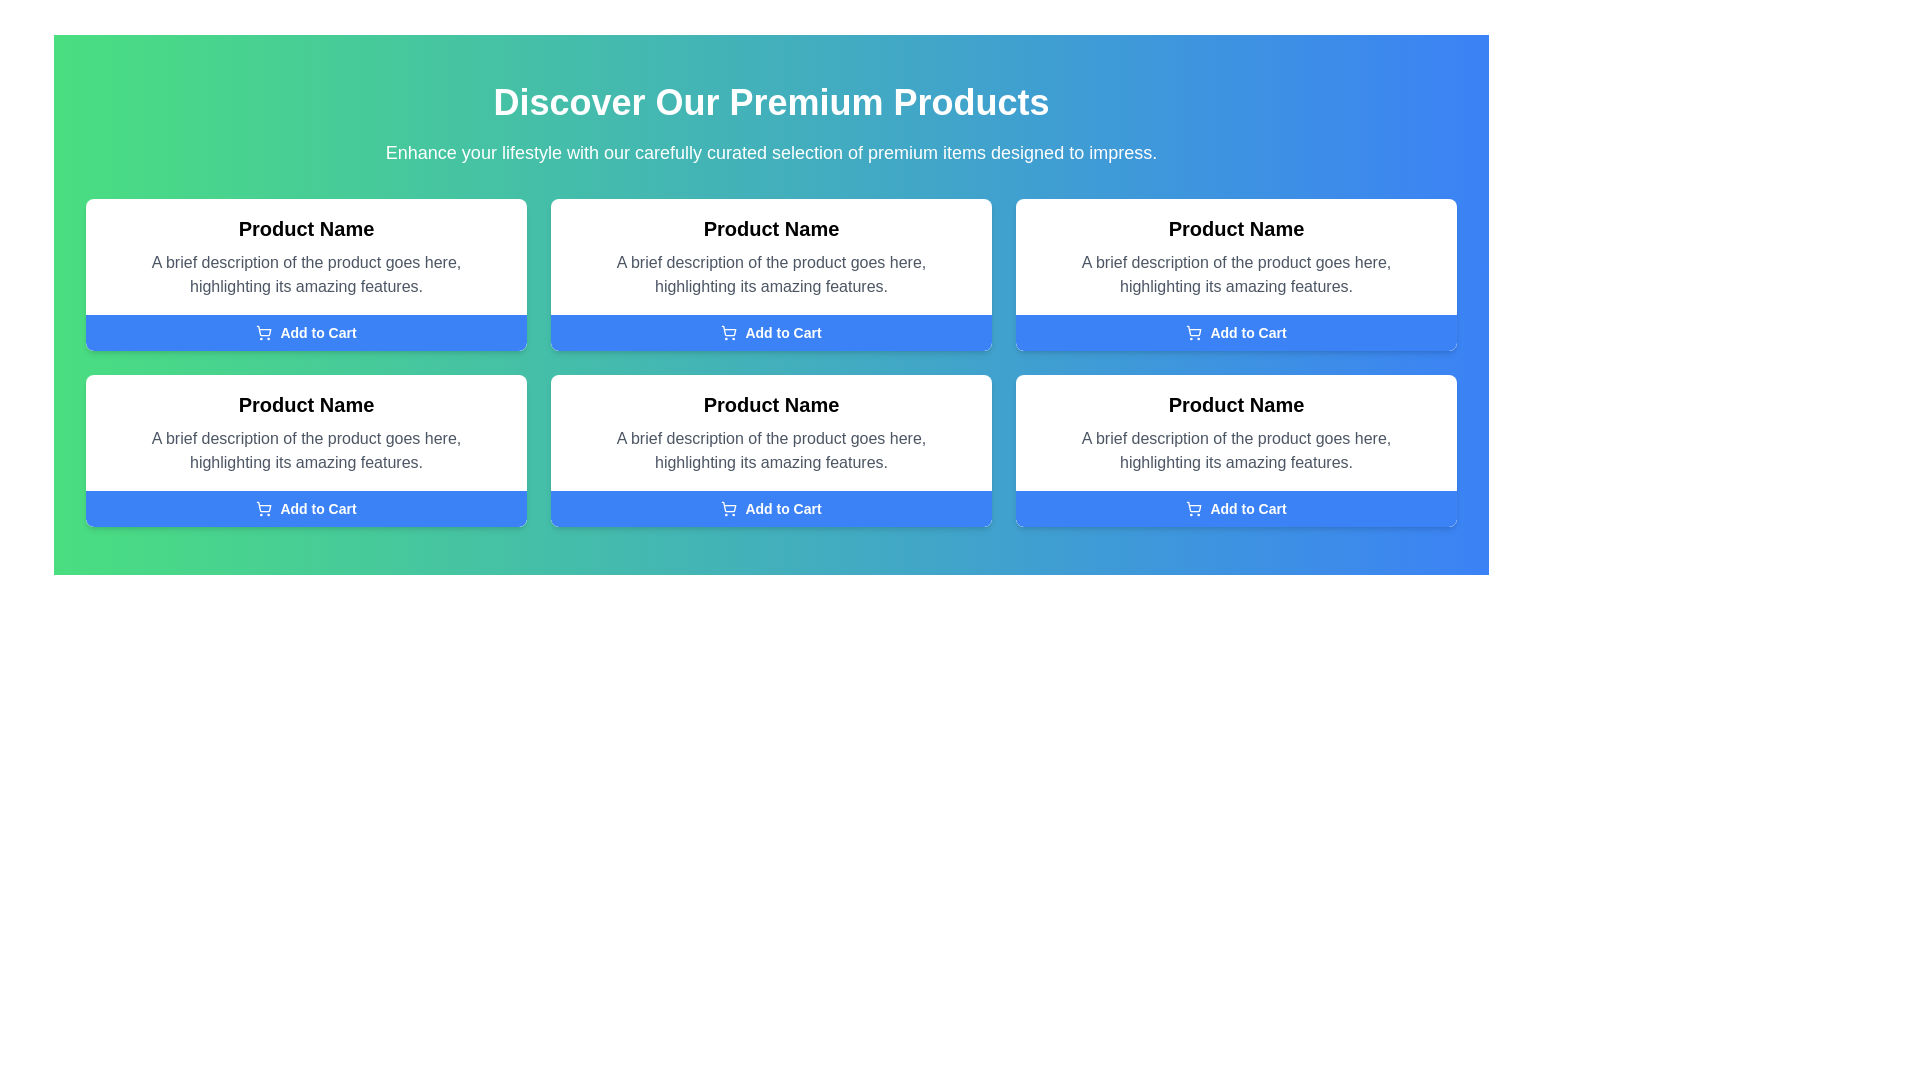 This screenshot has width=1920, height=1080. What do you see at coordinates (1235, 274) in the screenshot?
I see `the third product display card in the top row of the grid layout to focus on it` at bounding box center [1235, 274].